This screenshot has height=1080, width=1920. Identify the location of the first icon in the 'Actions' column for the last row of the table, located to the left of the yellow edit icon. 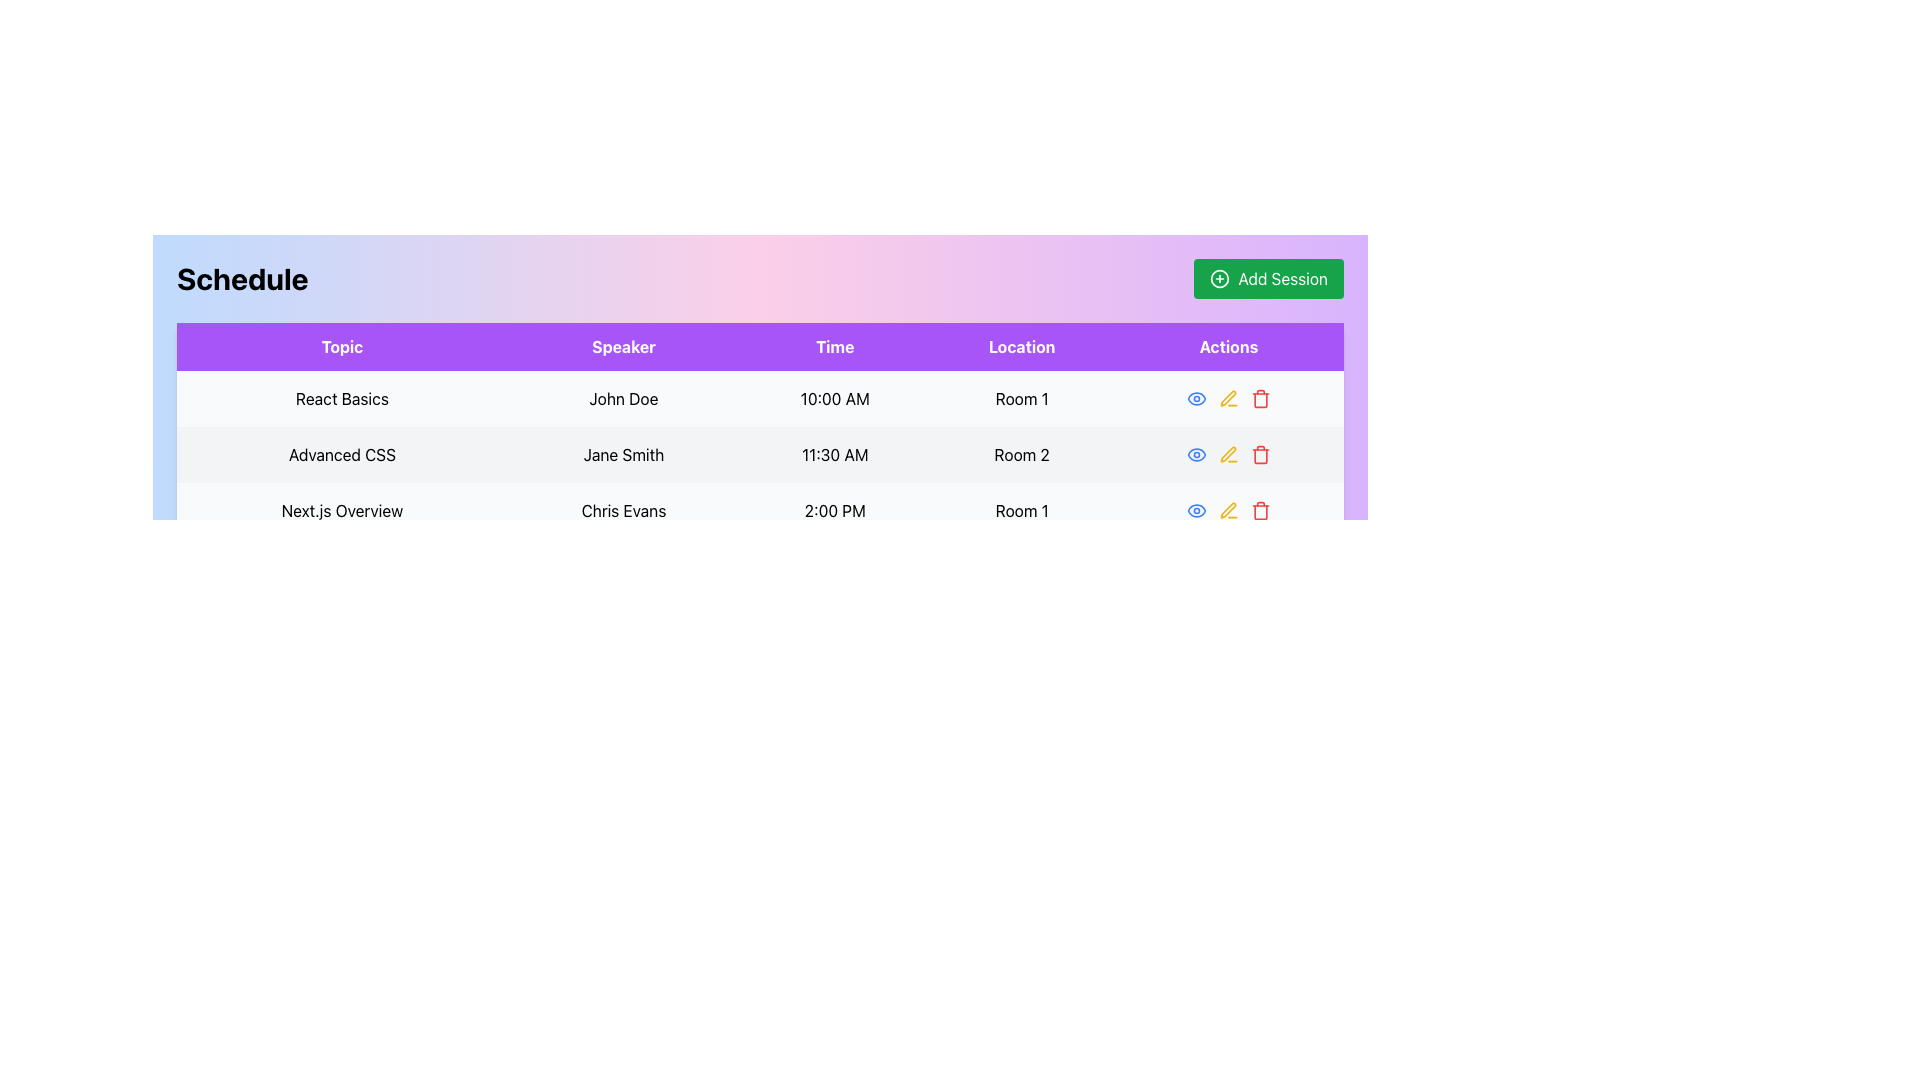
(1196, 509).